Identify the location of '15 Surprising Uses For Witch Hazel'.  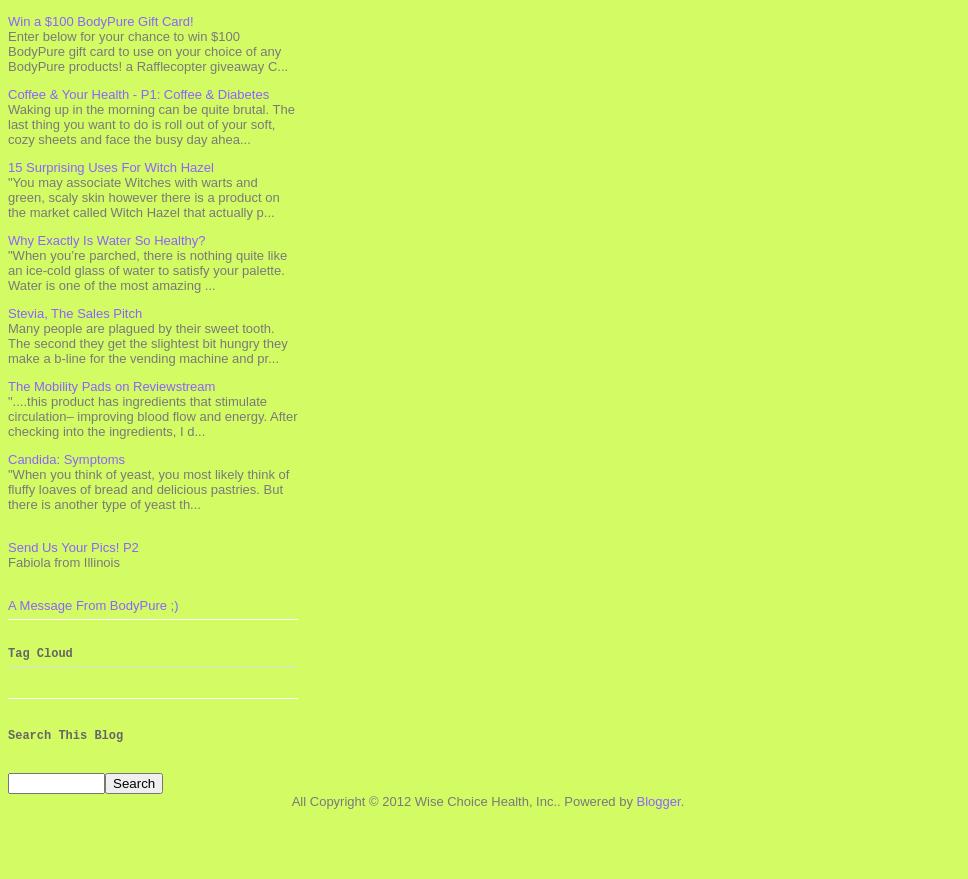
(110, 165).